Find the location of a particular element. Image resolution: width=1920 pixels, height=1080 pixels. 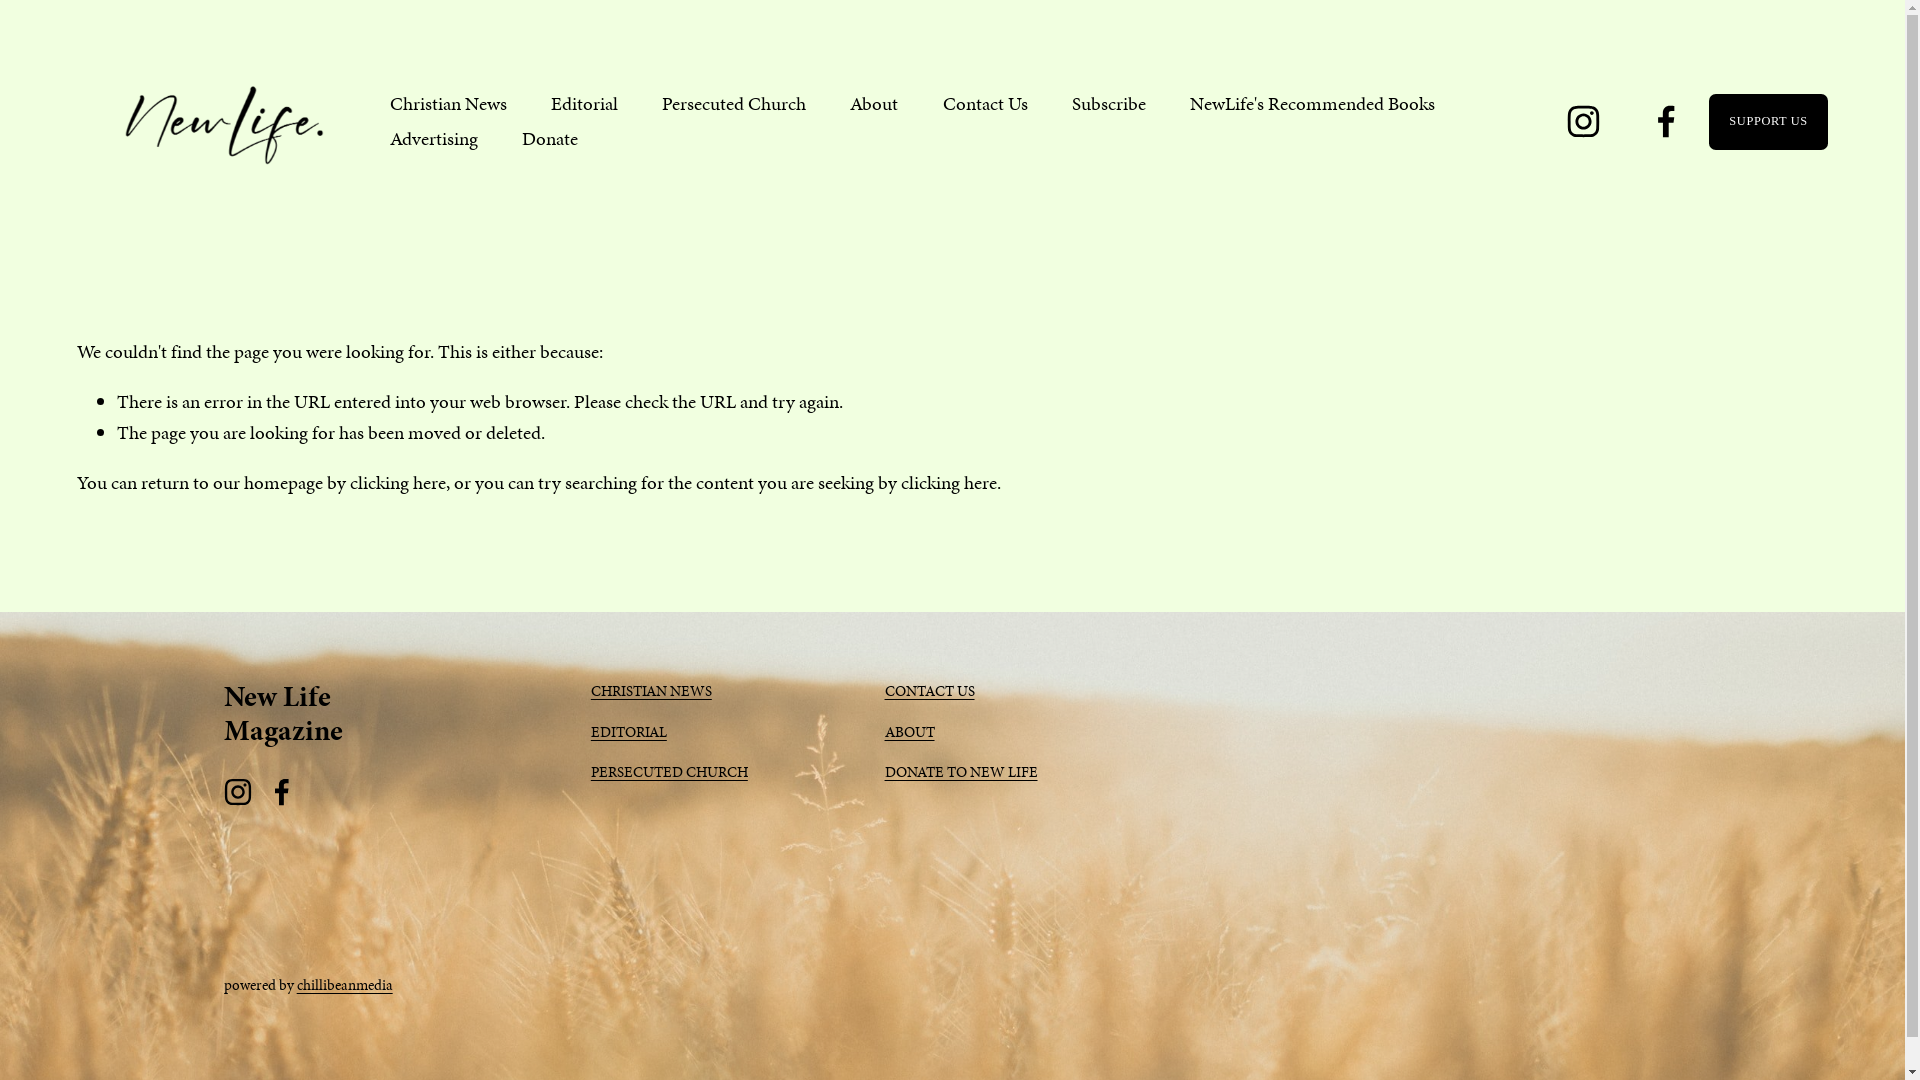

'Christian News' is located at coordinates (447, 104).